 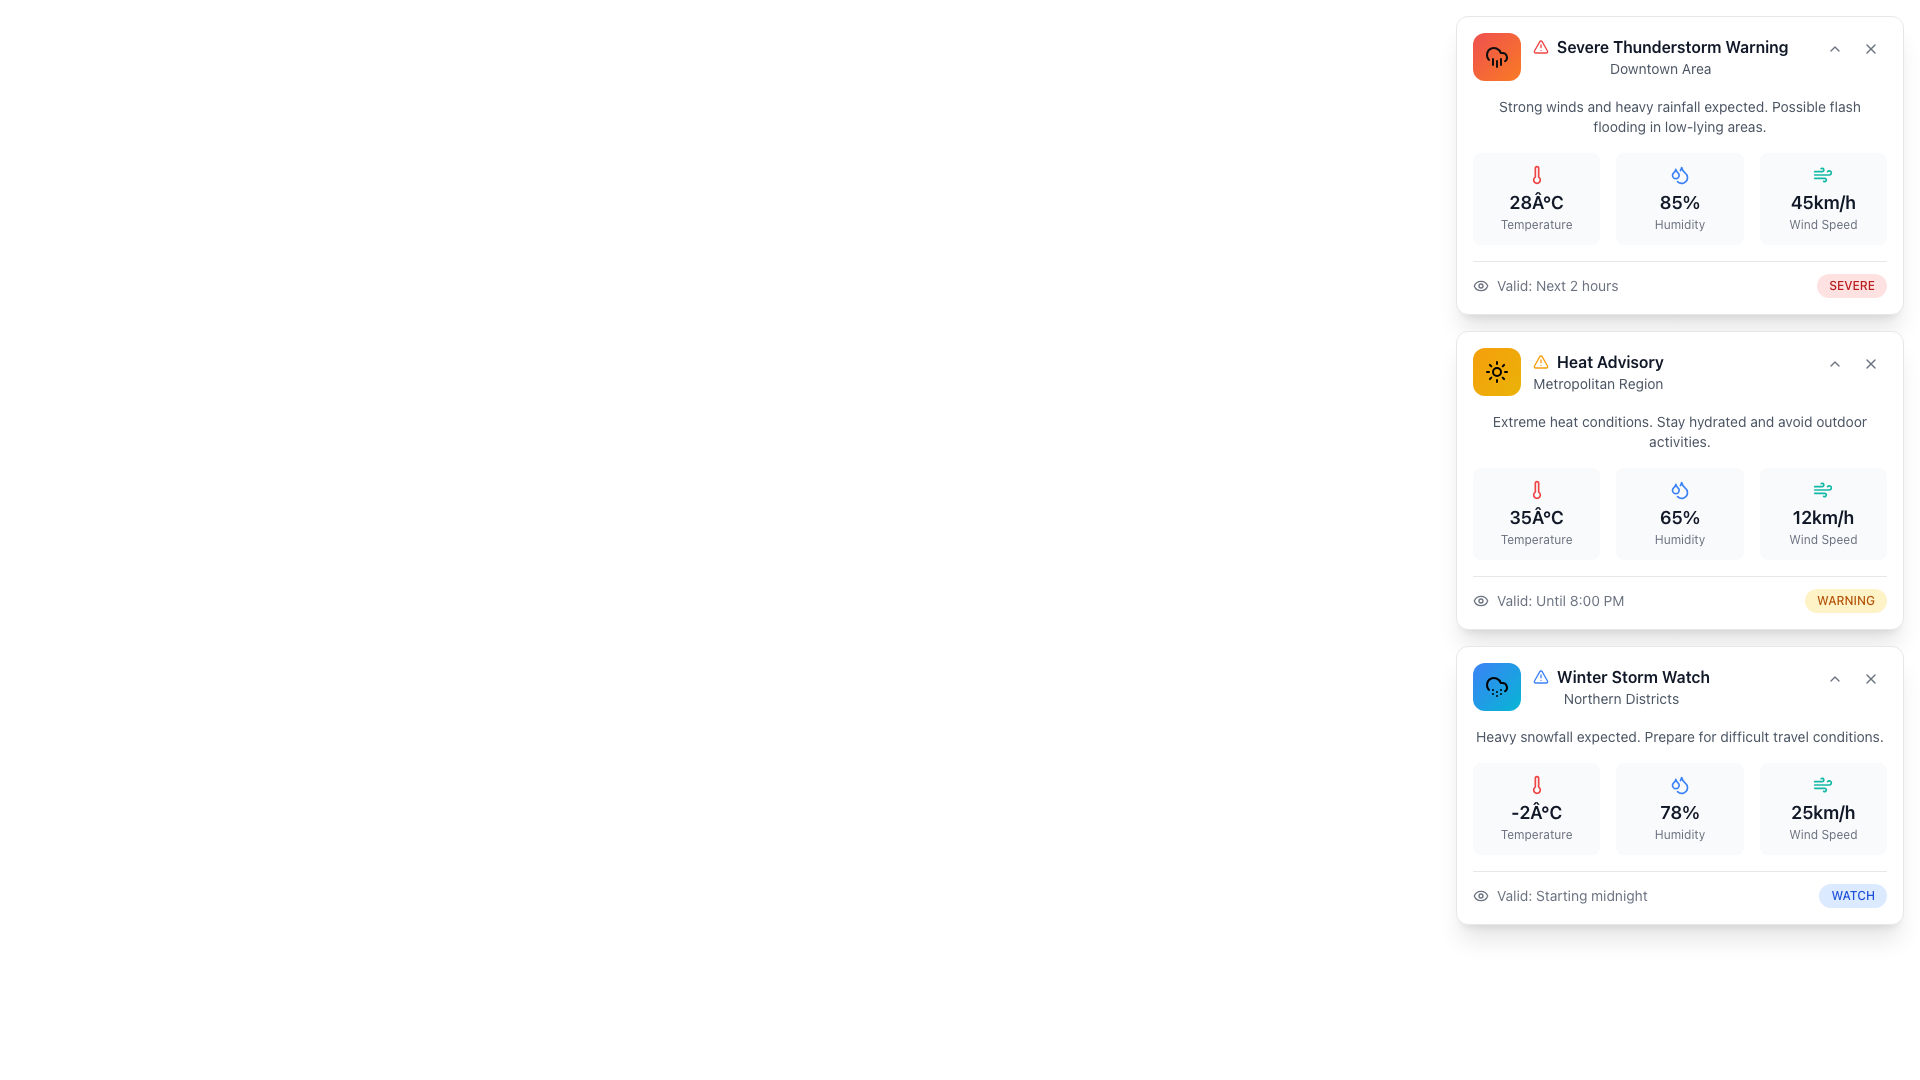 I want to click on the humidity informational card located in the middle section of the 'Heat Advisory' alert to read the current humidity percentage, so click(x=1680, y=512).